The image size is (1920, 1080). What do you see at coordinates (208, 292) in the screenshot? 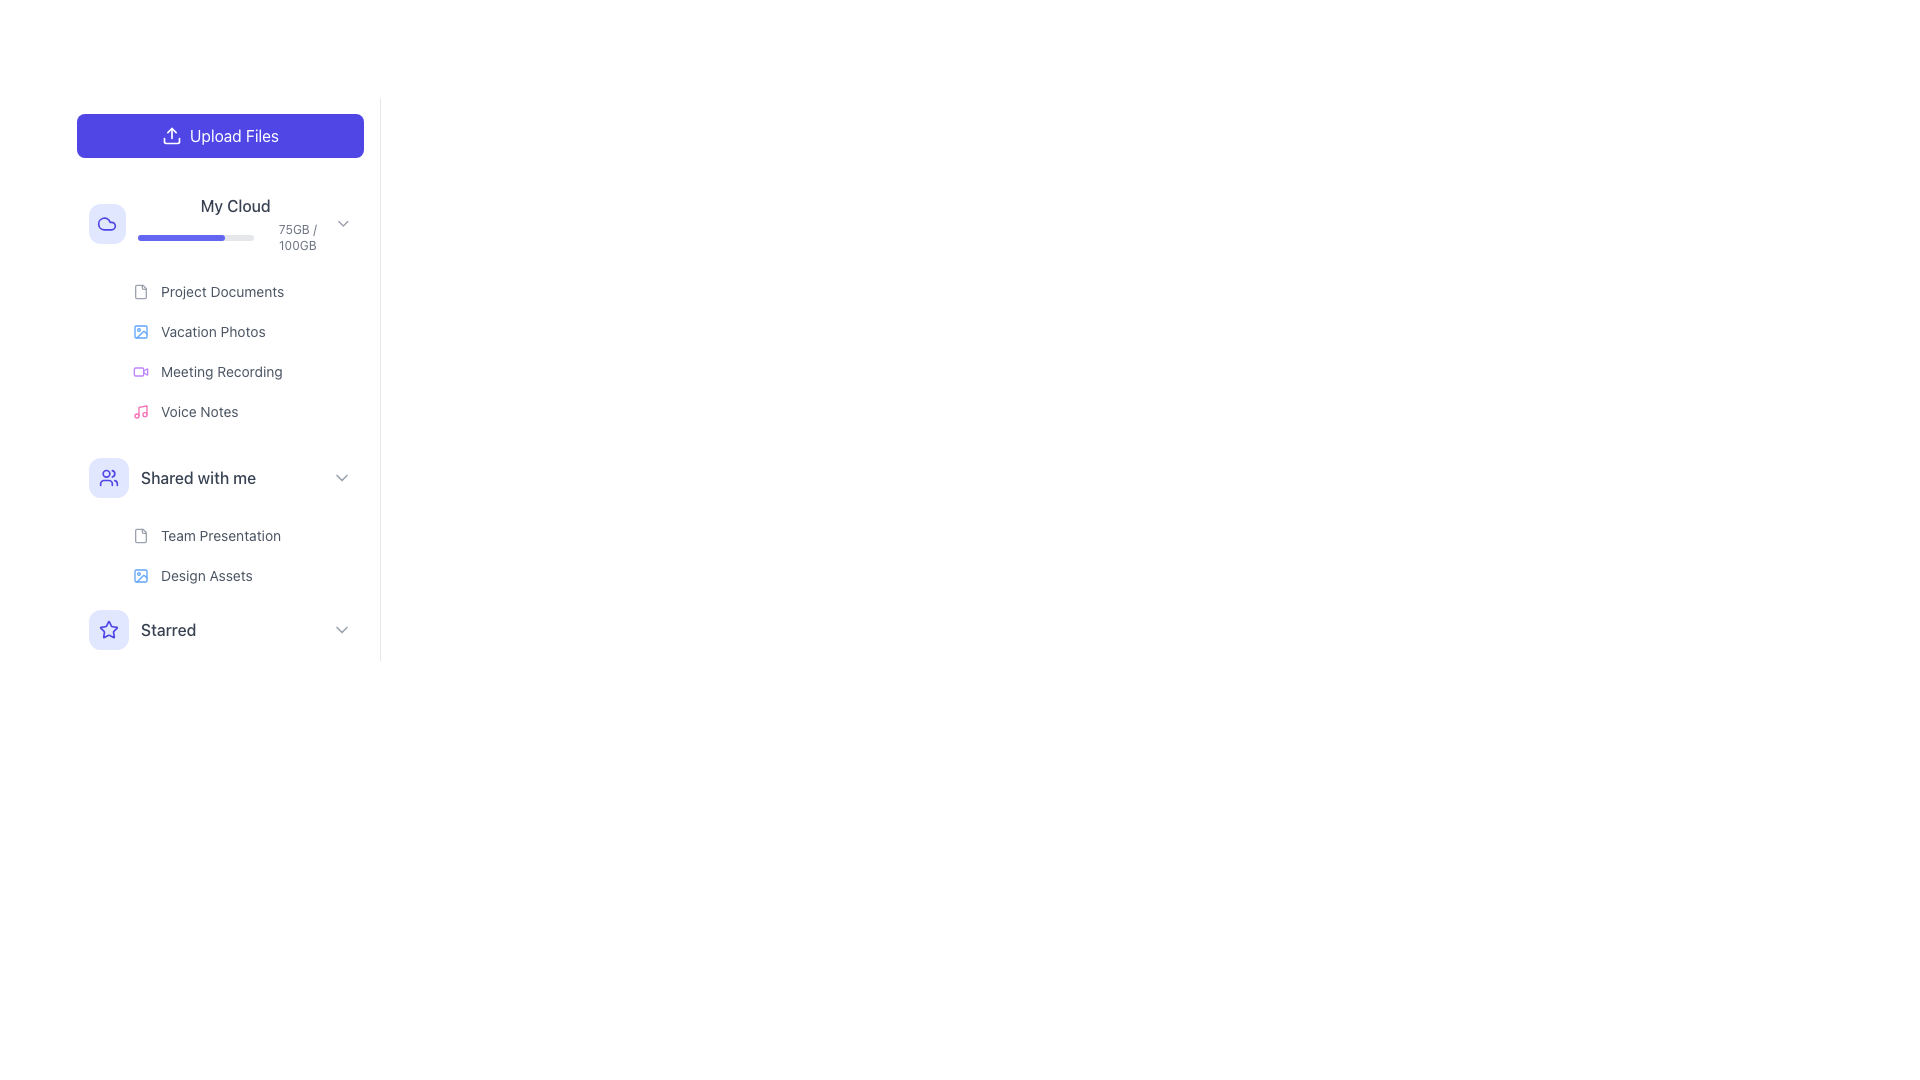
I see `the 'Project Documents' menu item, which is the first entry under 'My Cloud'` at bounding box center [208, 292].